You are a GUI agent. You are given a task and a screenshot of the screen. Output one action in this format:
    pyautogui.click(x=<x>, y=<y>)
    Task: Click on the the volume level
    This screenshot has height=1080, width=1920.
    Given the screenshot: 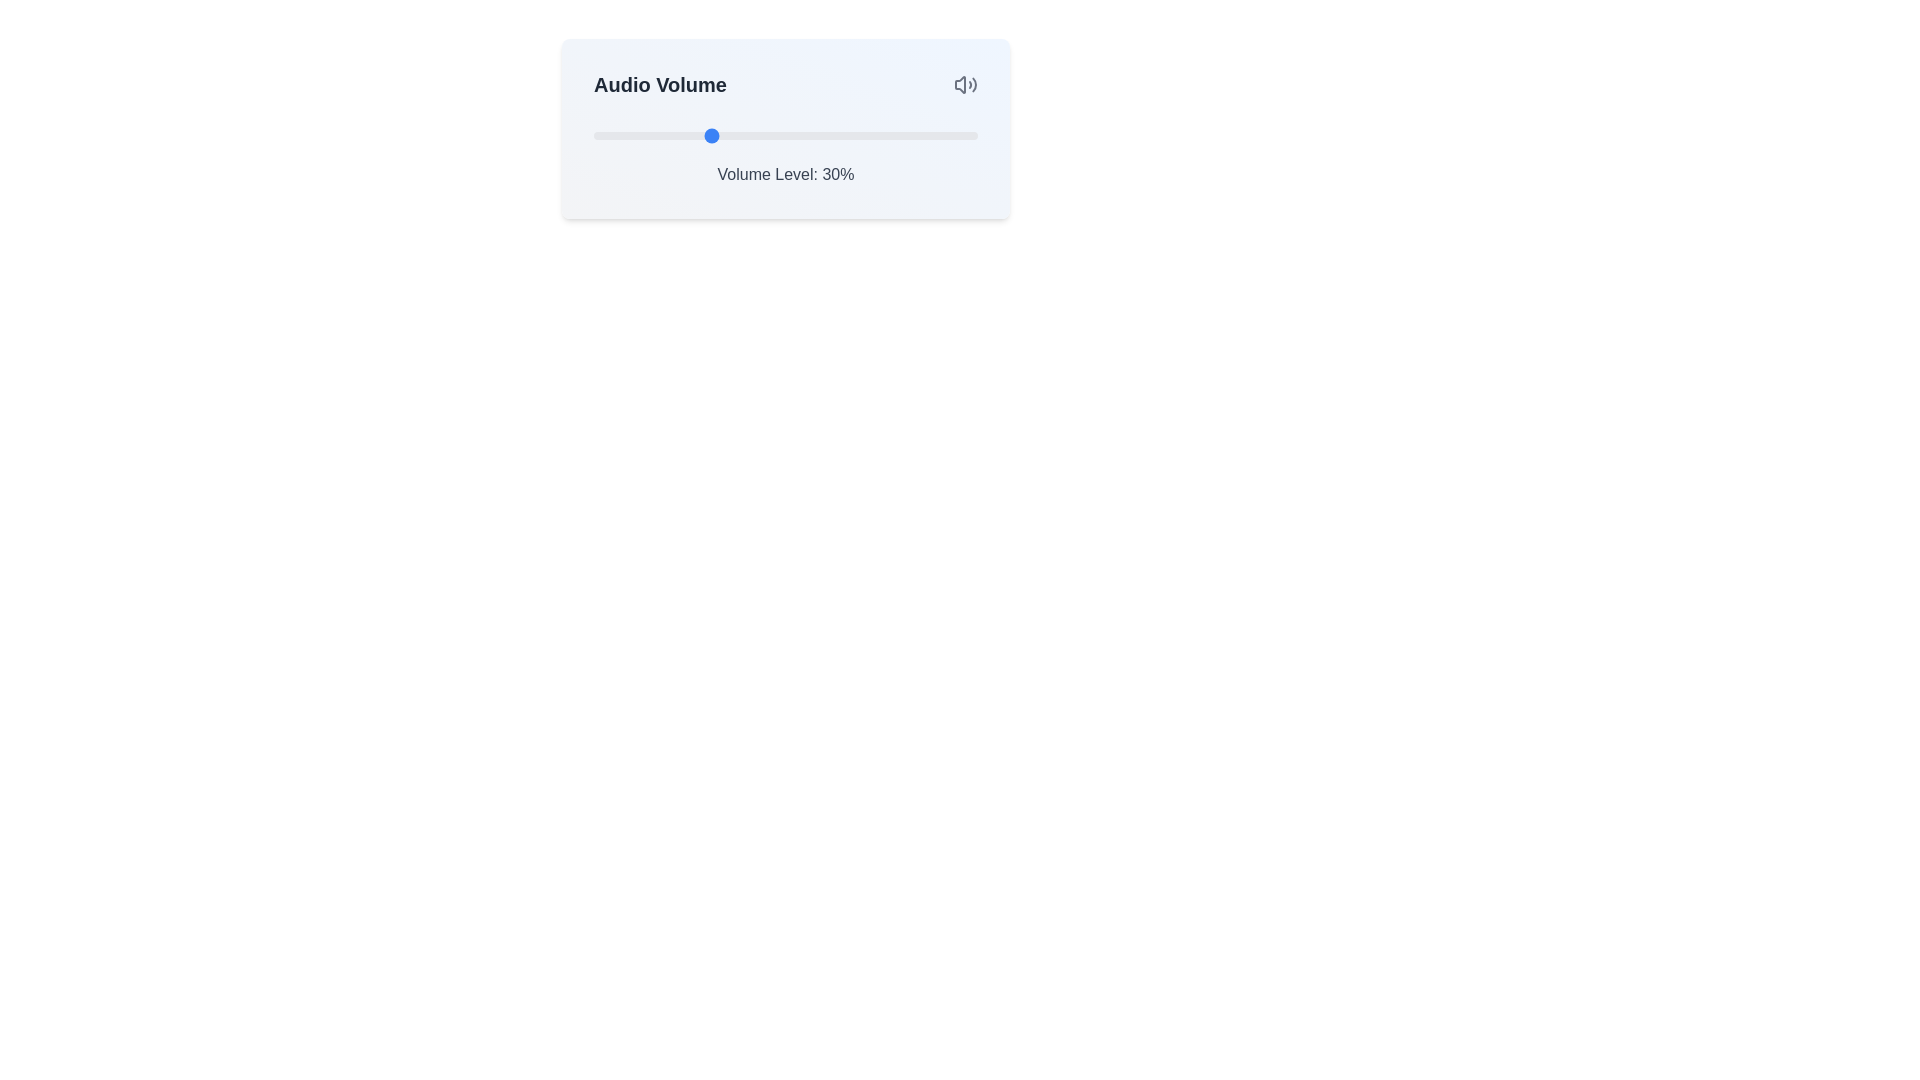 What is the action you would take?
    pyautogui.click(x=812, y=135)
    